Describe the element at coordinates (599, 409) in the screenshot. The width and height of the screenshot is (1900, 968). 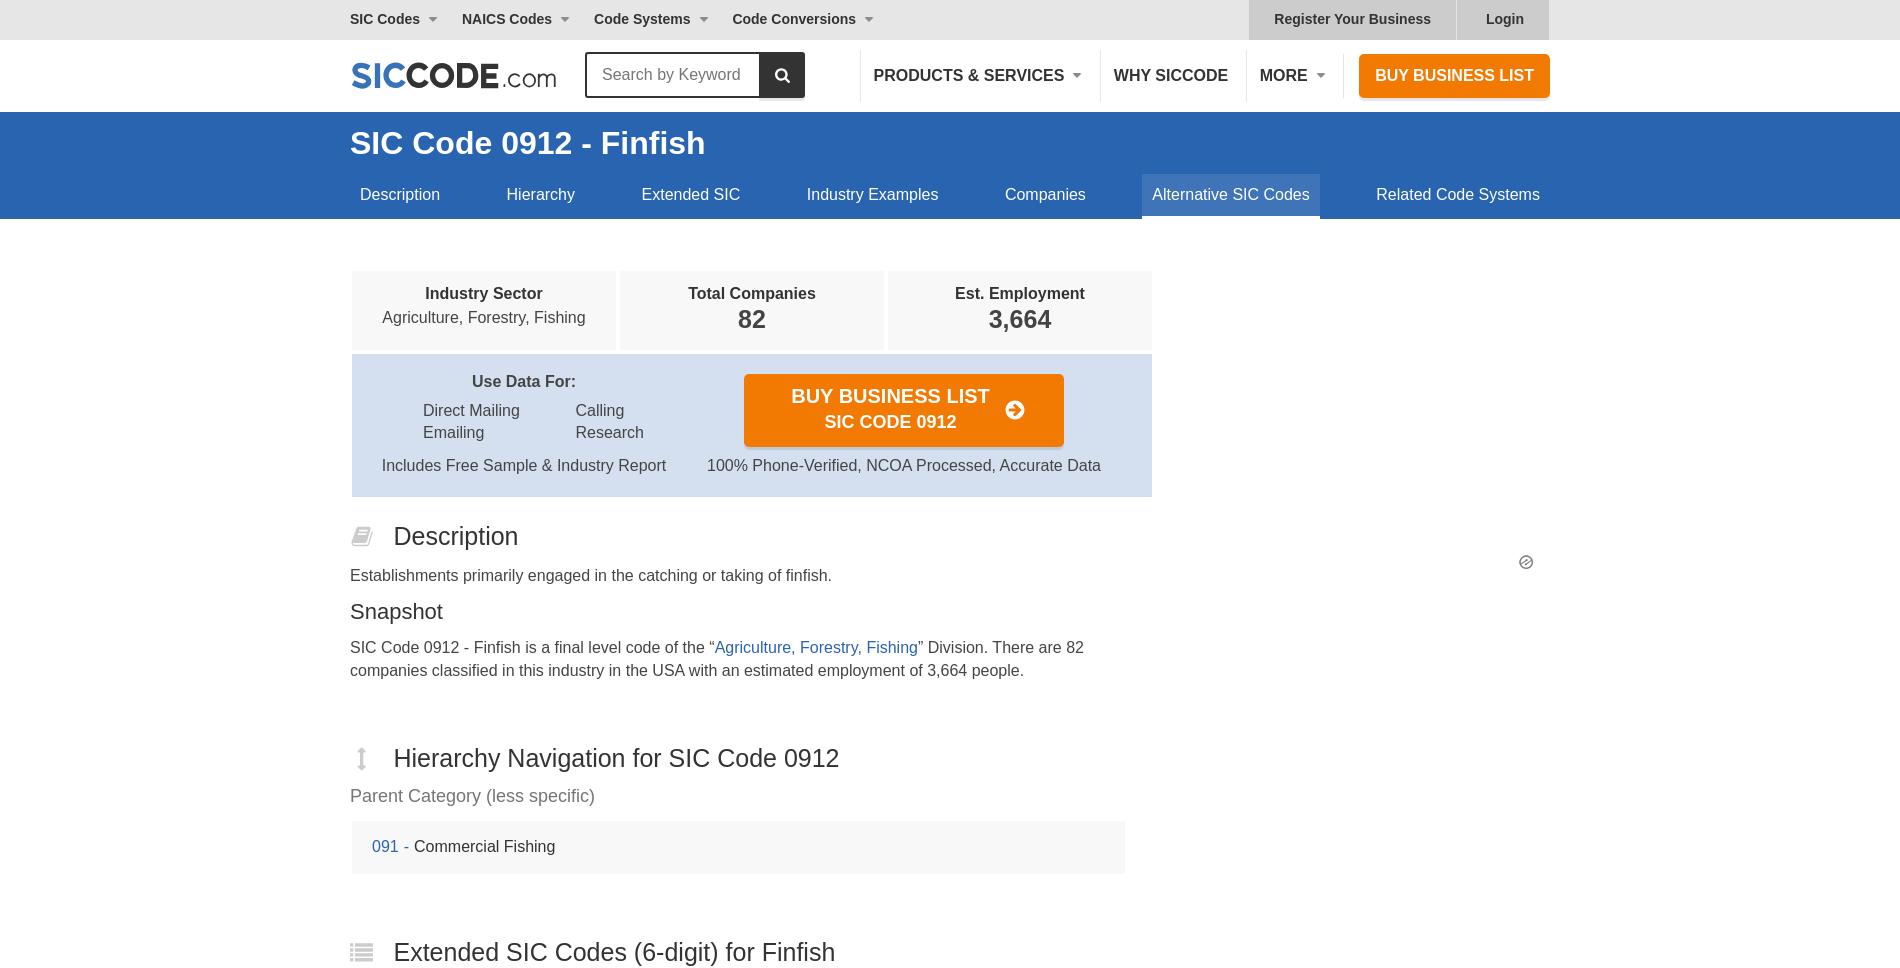
I see `'Calling'` at that location.